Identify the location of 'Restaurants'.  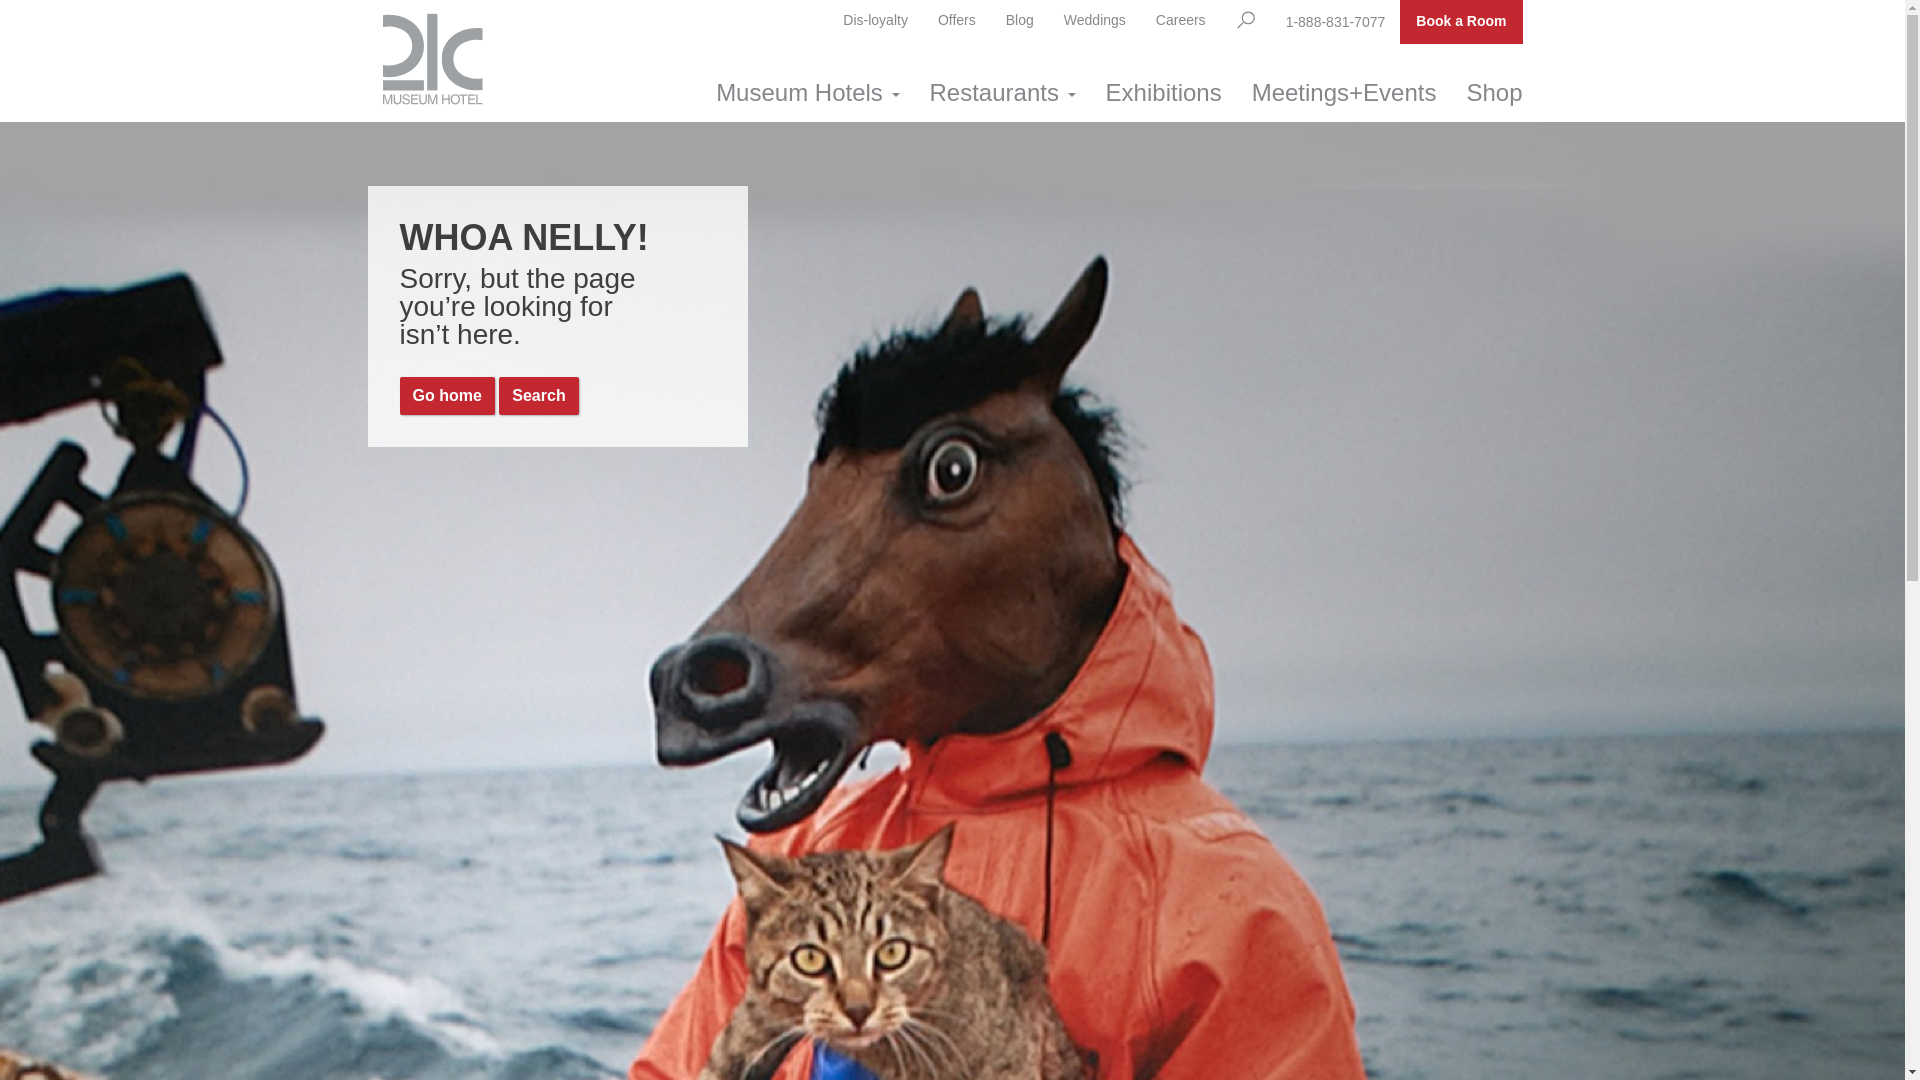
(1003, 92).